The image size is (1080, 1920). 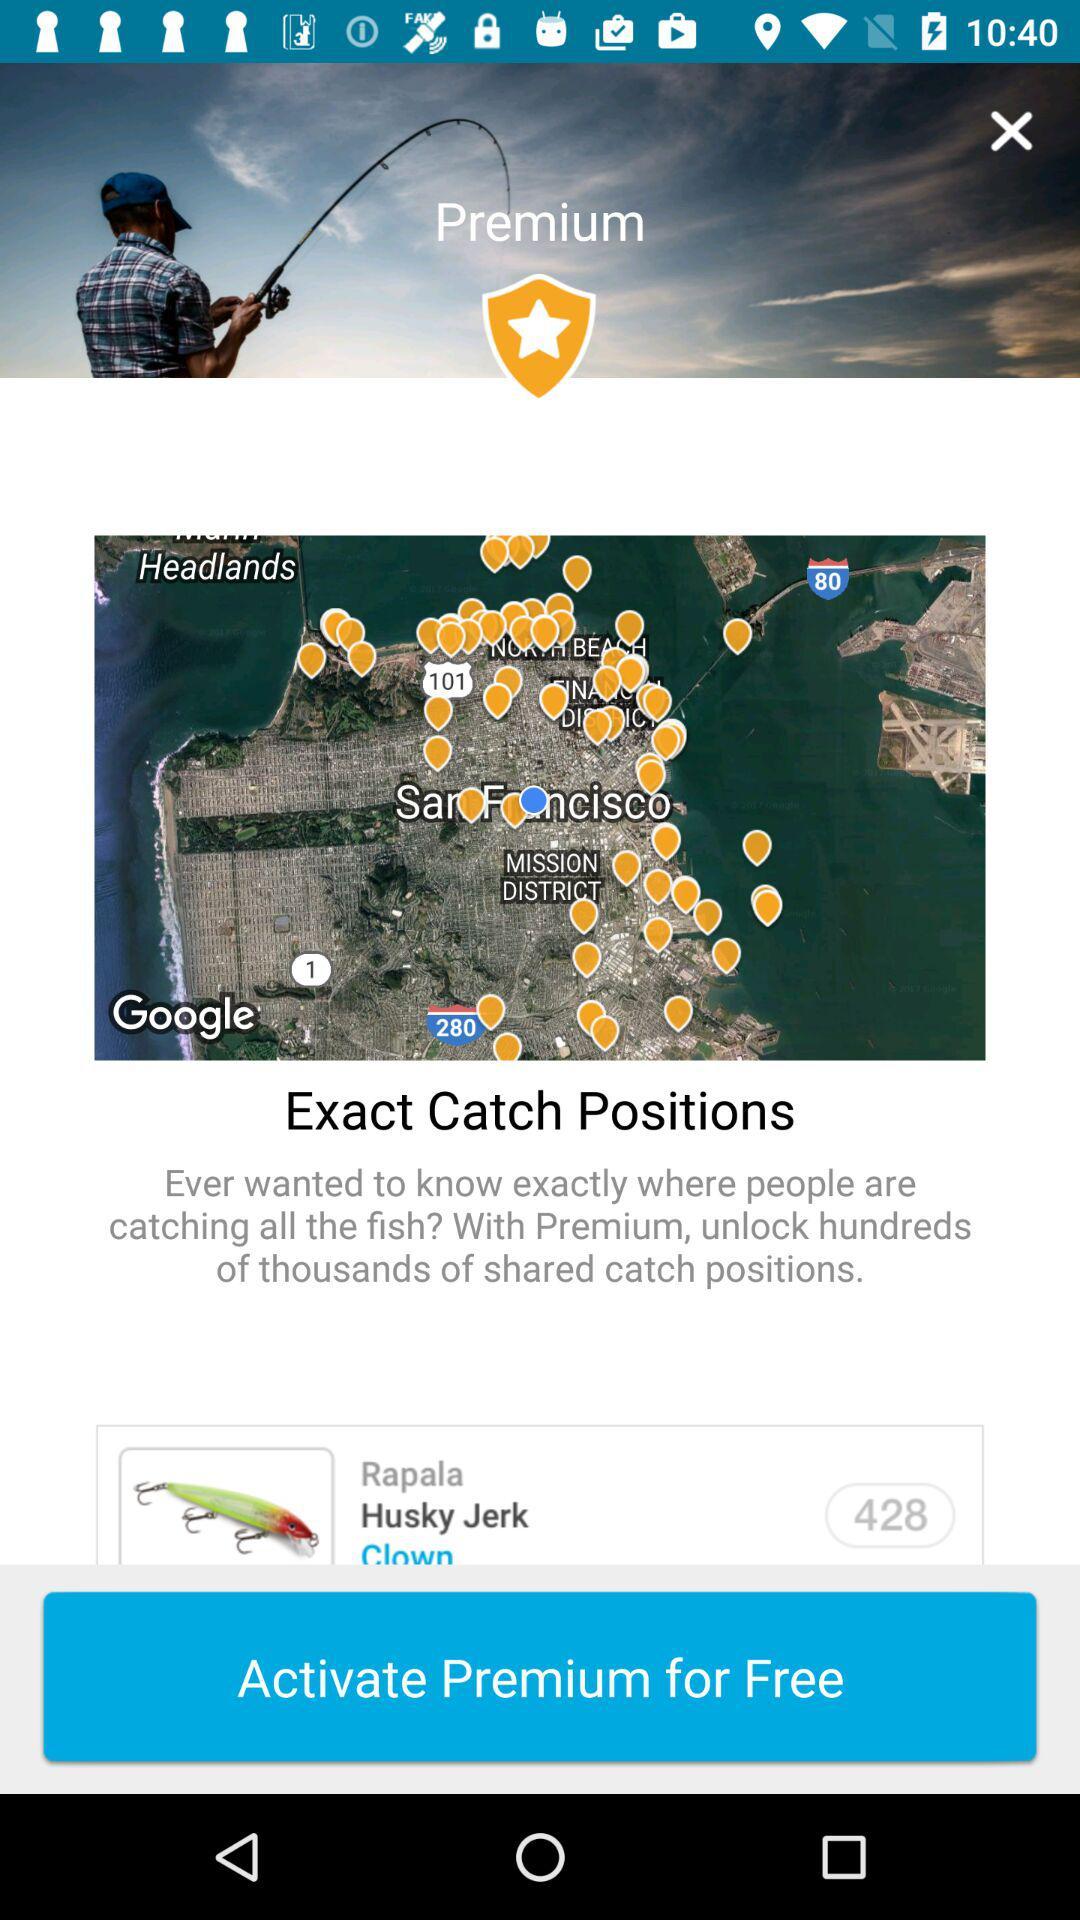 I want to click on current screen, so click(x=1011, y=130).